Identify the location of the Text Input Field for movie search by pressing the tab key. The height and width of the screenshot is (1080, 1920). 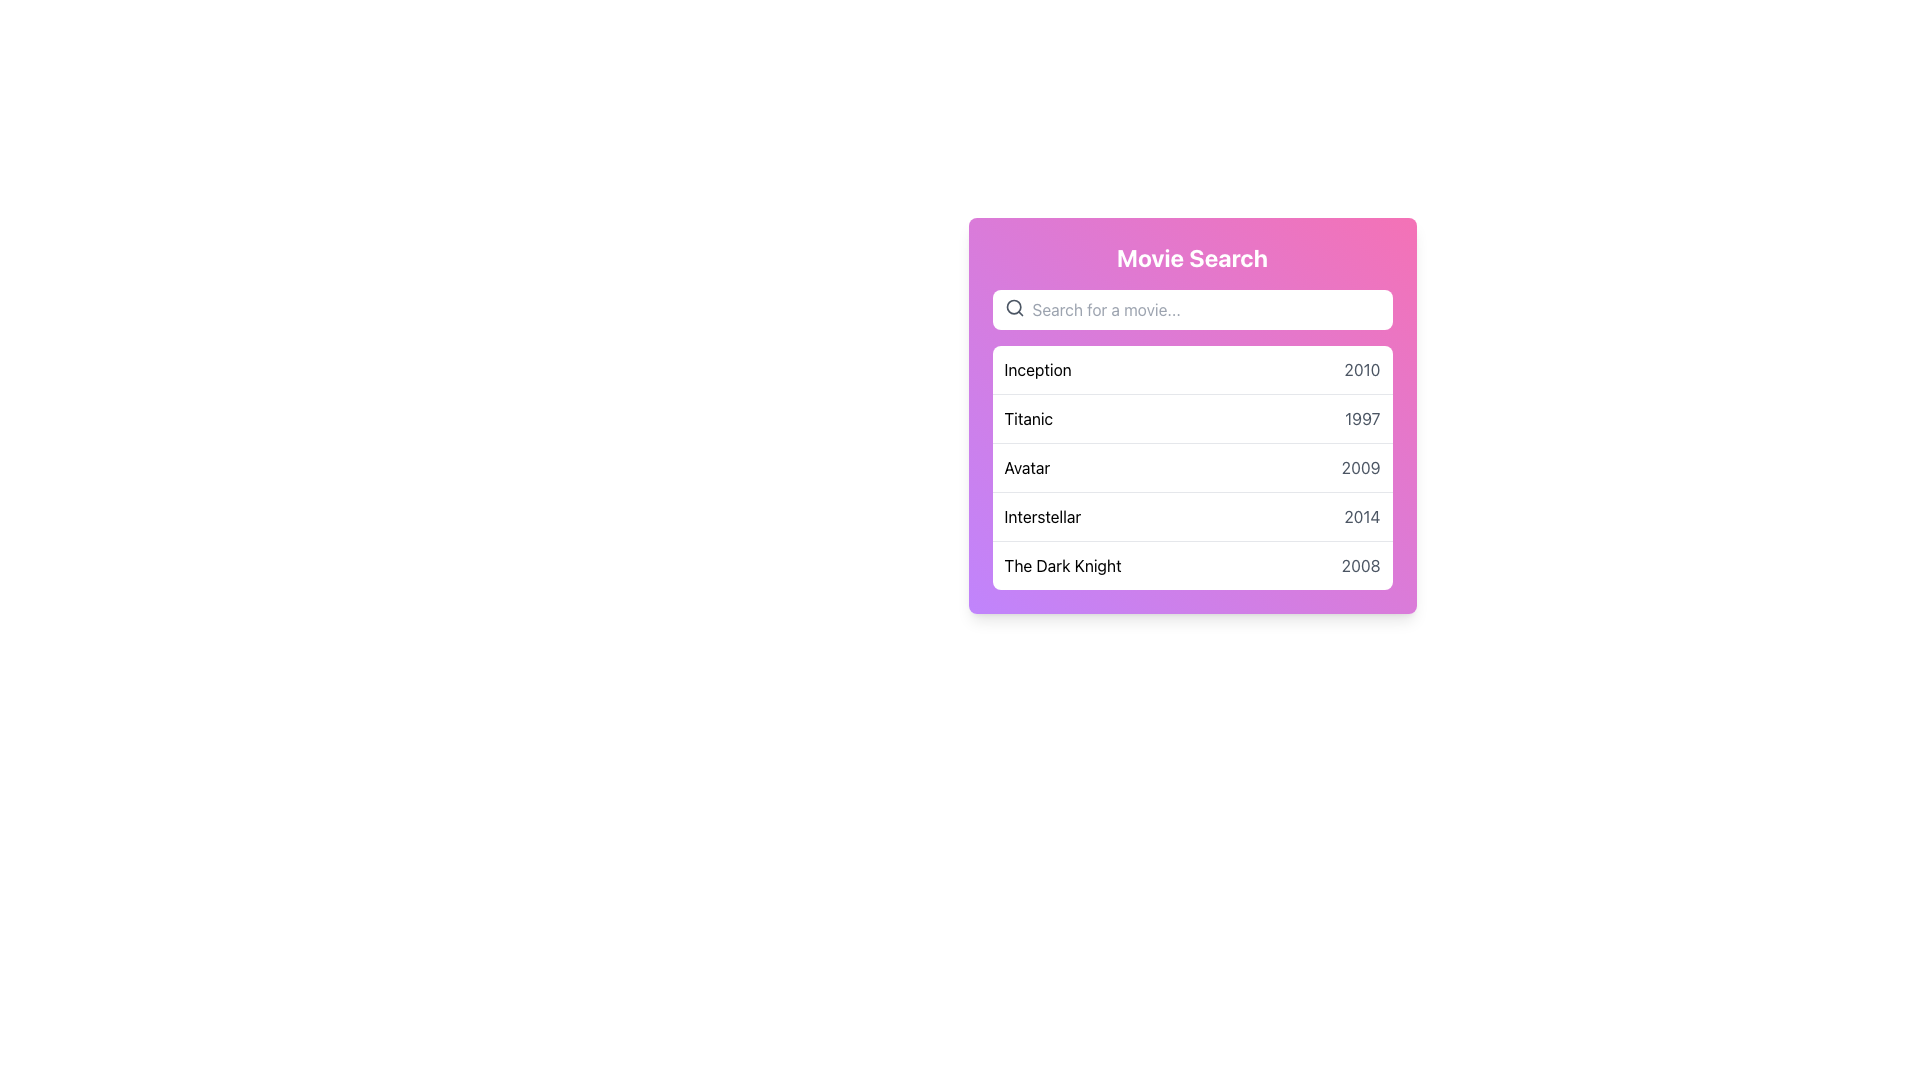
(1192, 309).